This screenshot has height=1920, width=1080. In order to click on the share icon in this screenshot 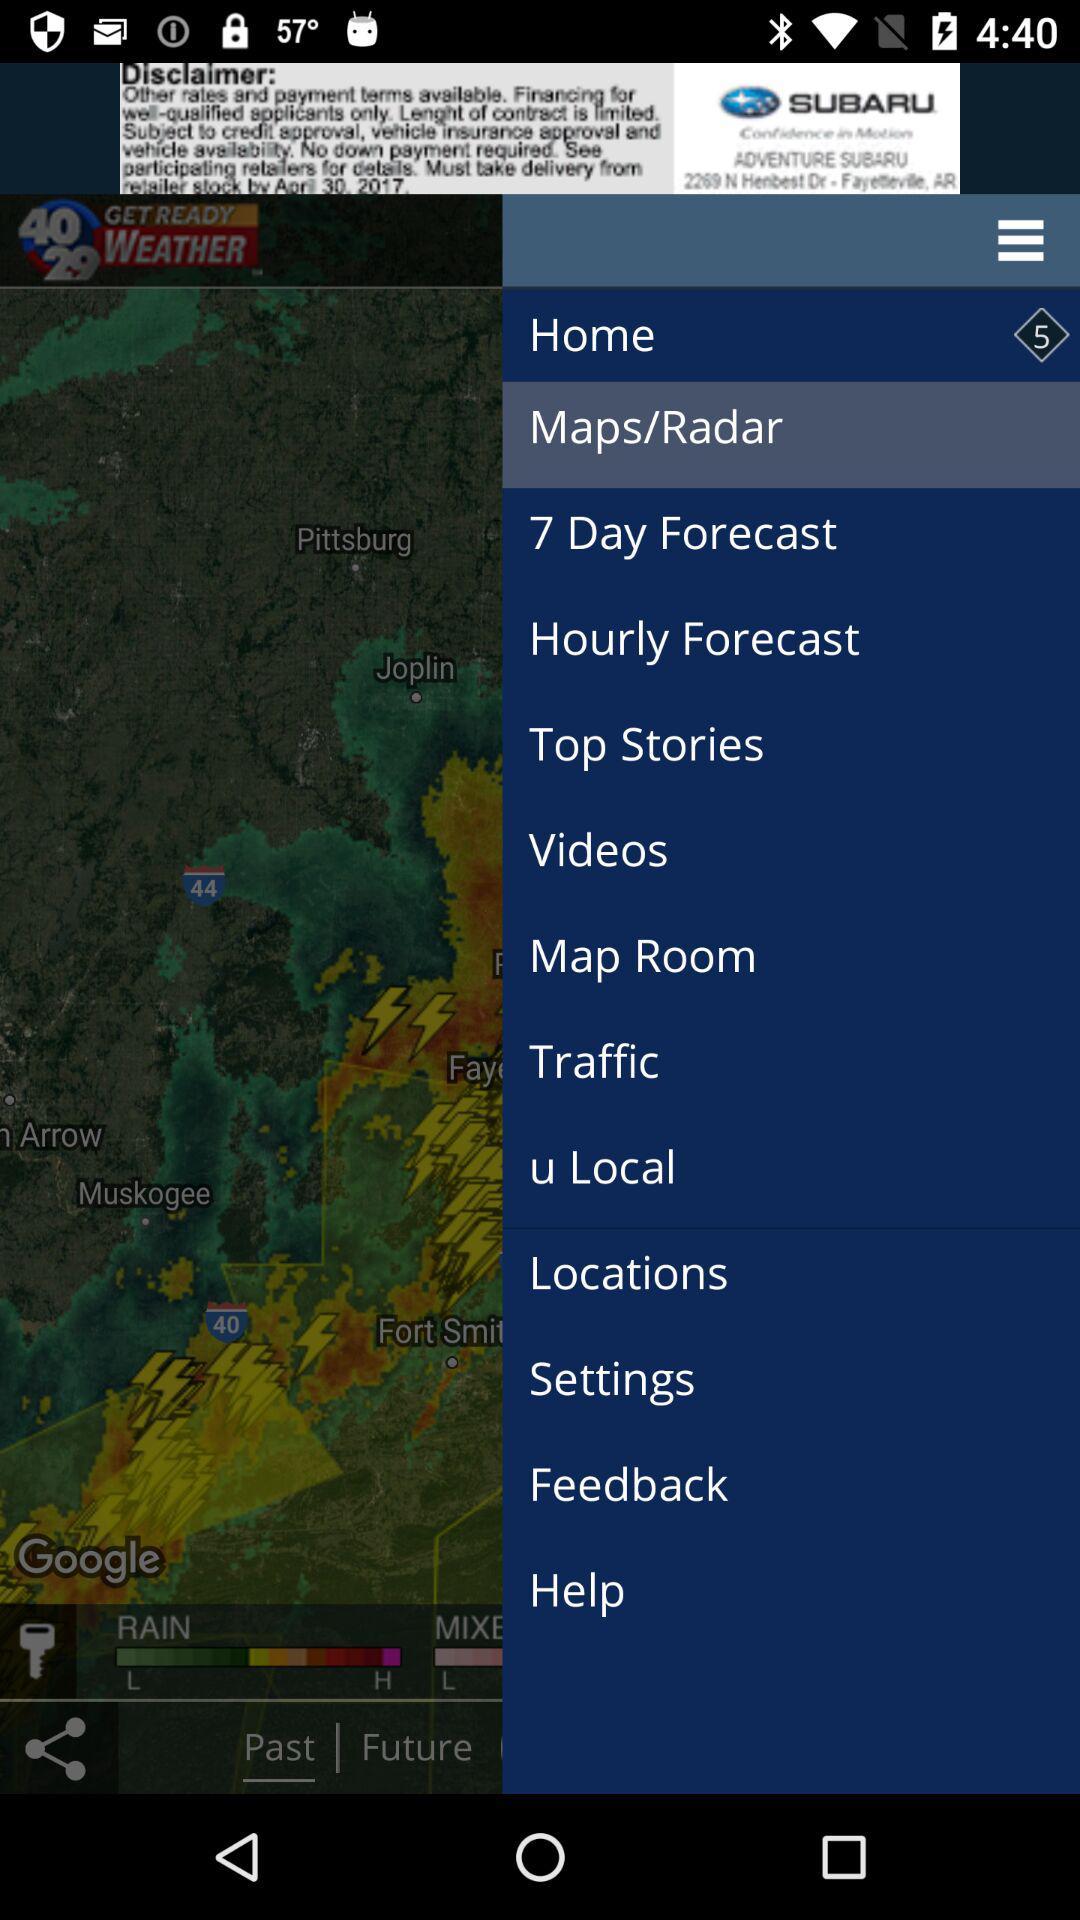, I will do `click(58, 1746)`.